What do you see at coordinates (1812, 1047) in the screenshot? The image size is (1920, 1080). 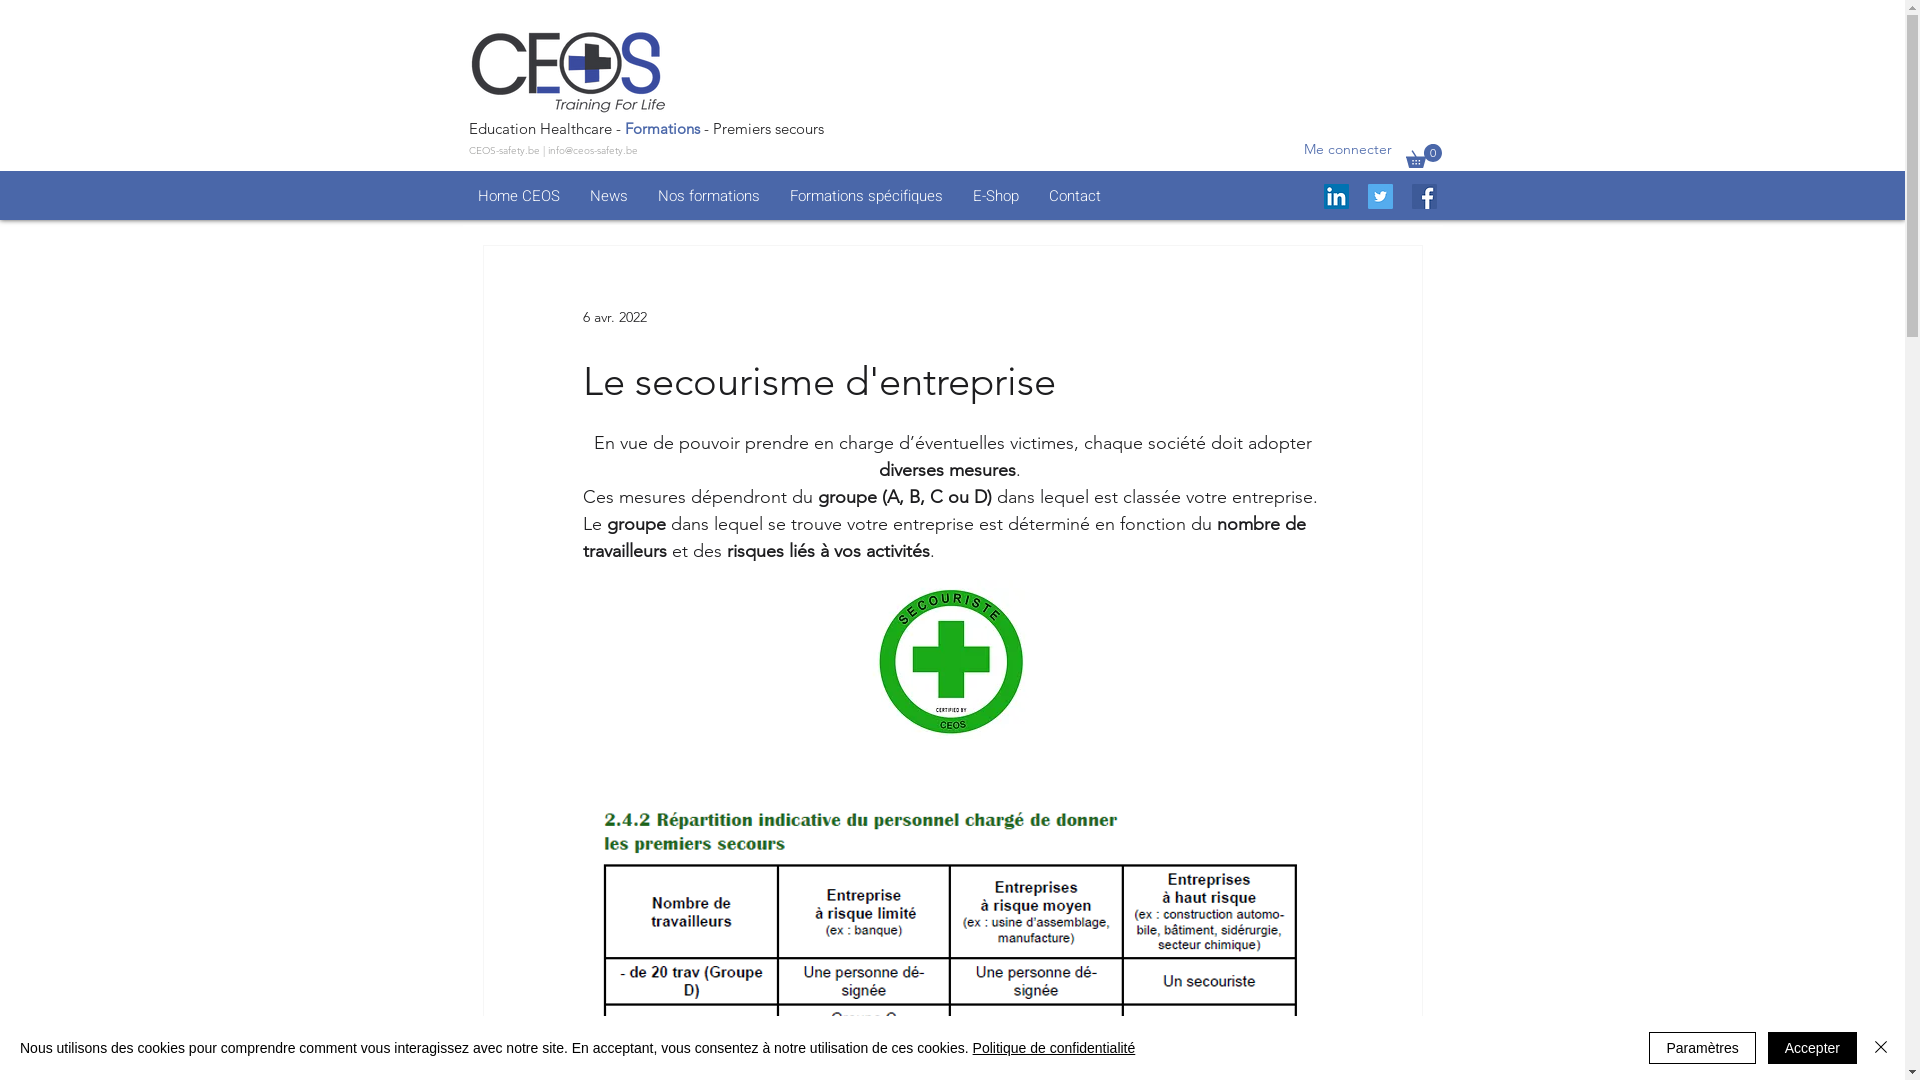 I see `'Accepter'` at bounding box center [1812, 1047].